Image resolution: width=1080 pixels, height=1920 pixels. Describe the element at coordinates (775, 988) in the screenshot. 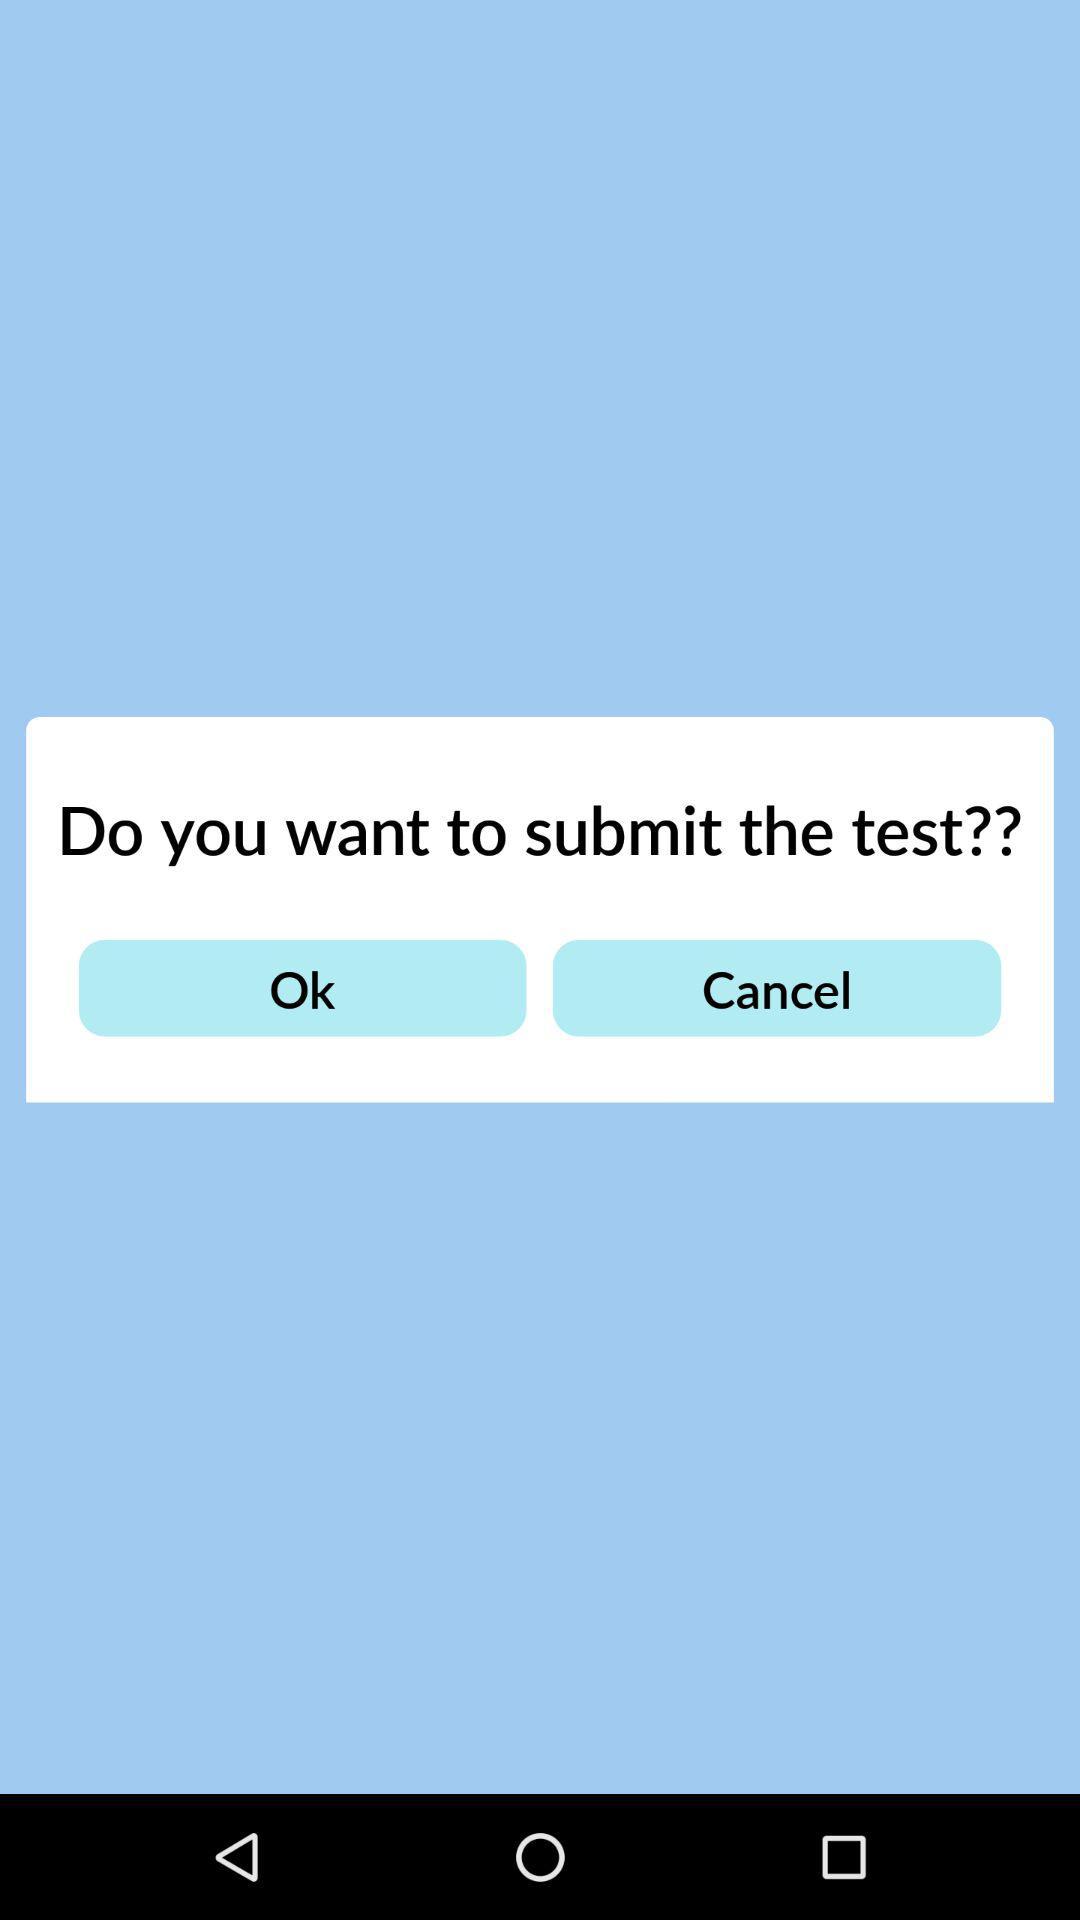

I see `the item below the do you want item` at that location.